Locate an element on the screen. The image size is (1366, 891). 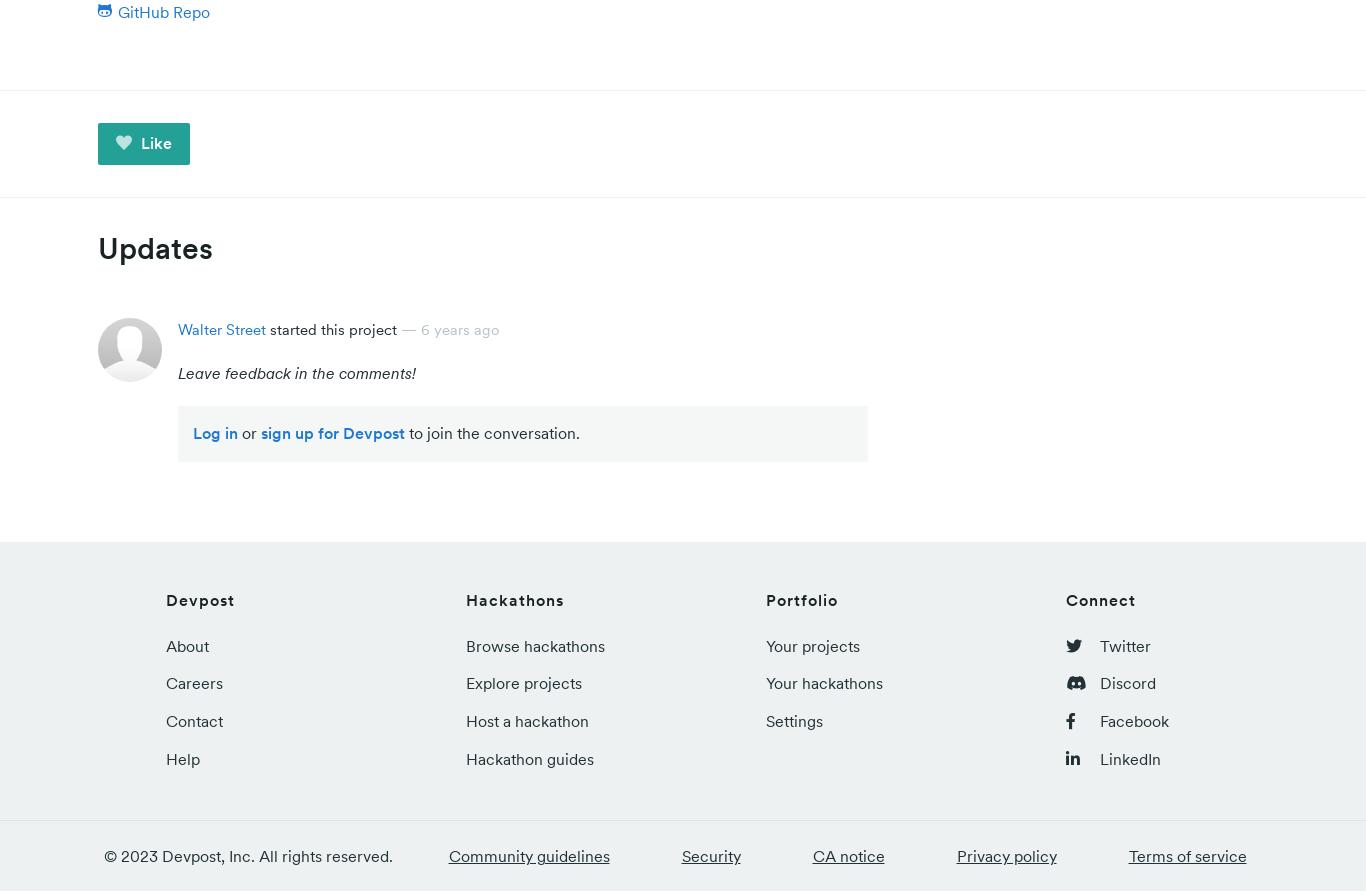
'Leave feedback in the comments!' is located at coordinates (296, 371).